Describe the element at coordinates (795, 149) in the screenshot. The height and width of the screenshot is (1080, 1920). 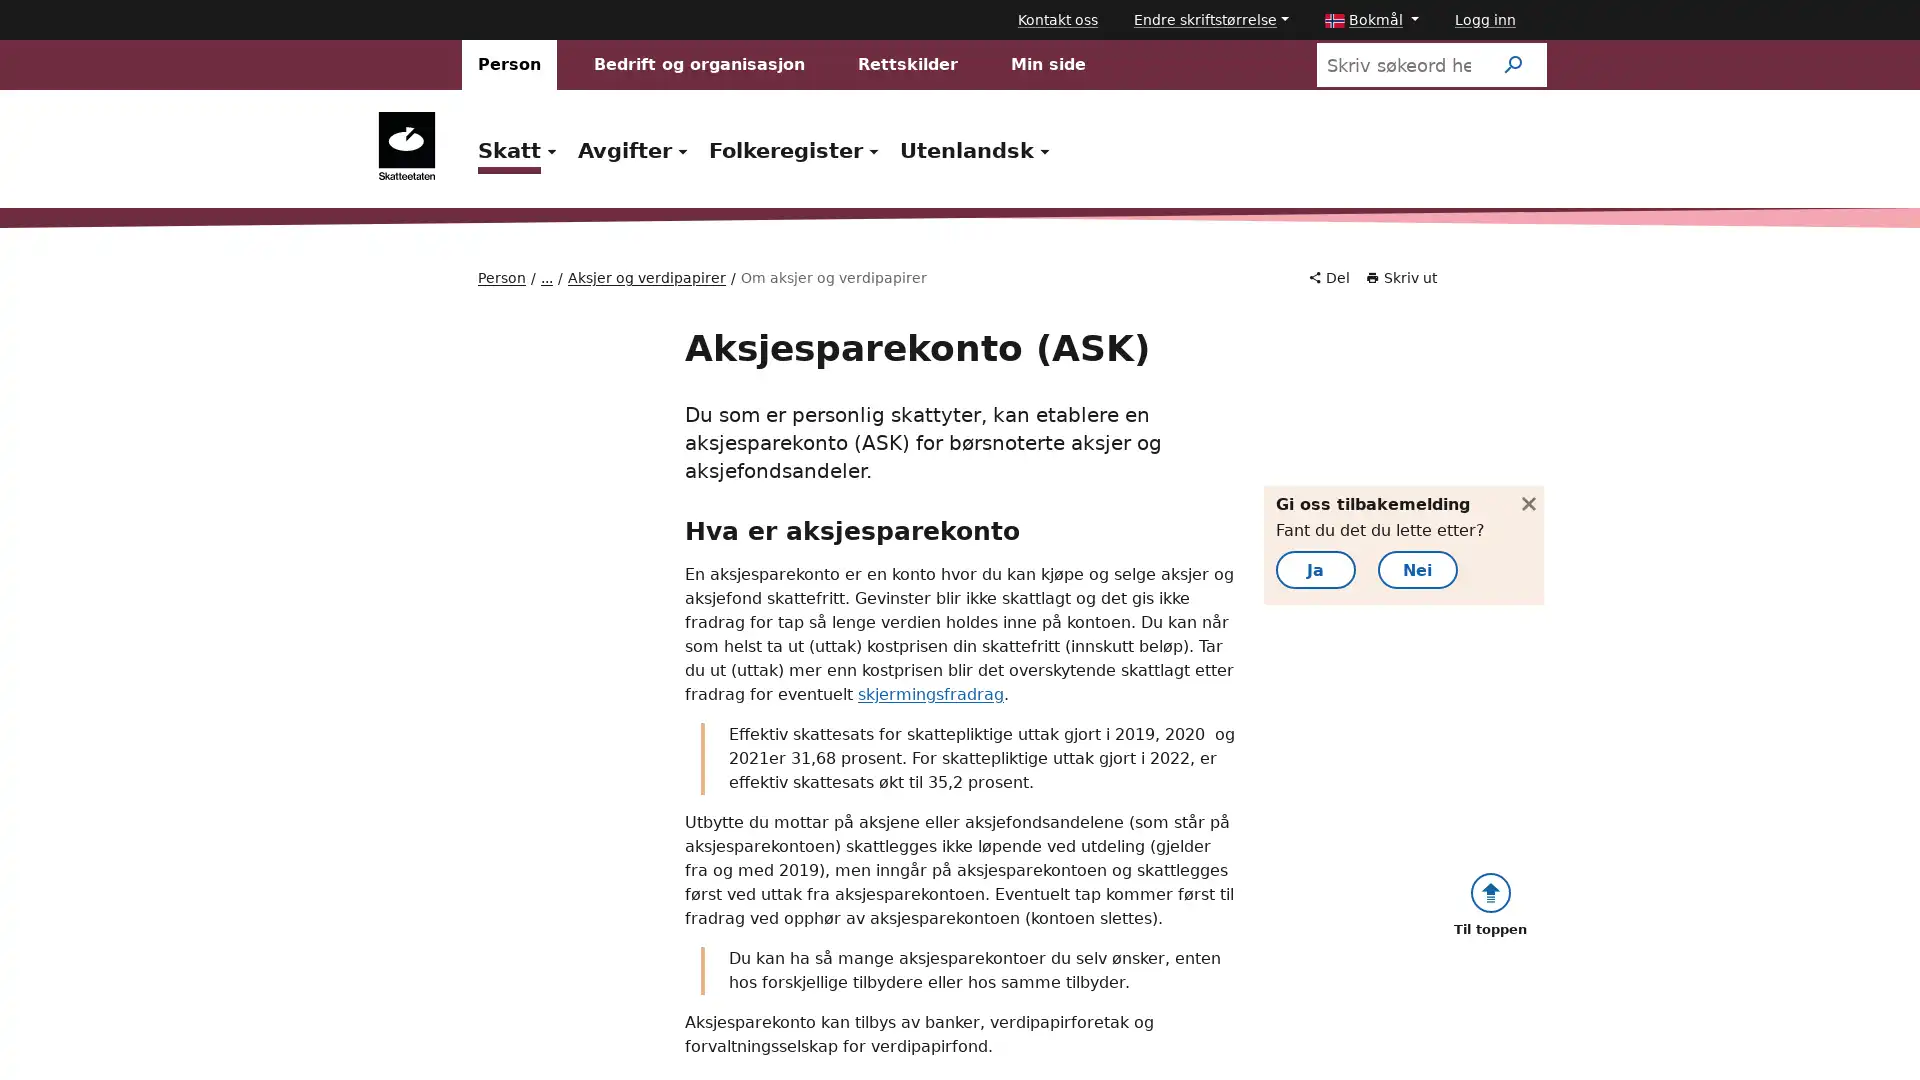
I see `Folkeregister` at that location.